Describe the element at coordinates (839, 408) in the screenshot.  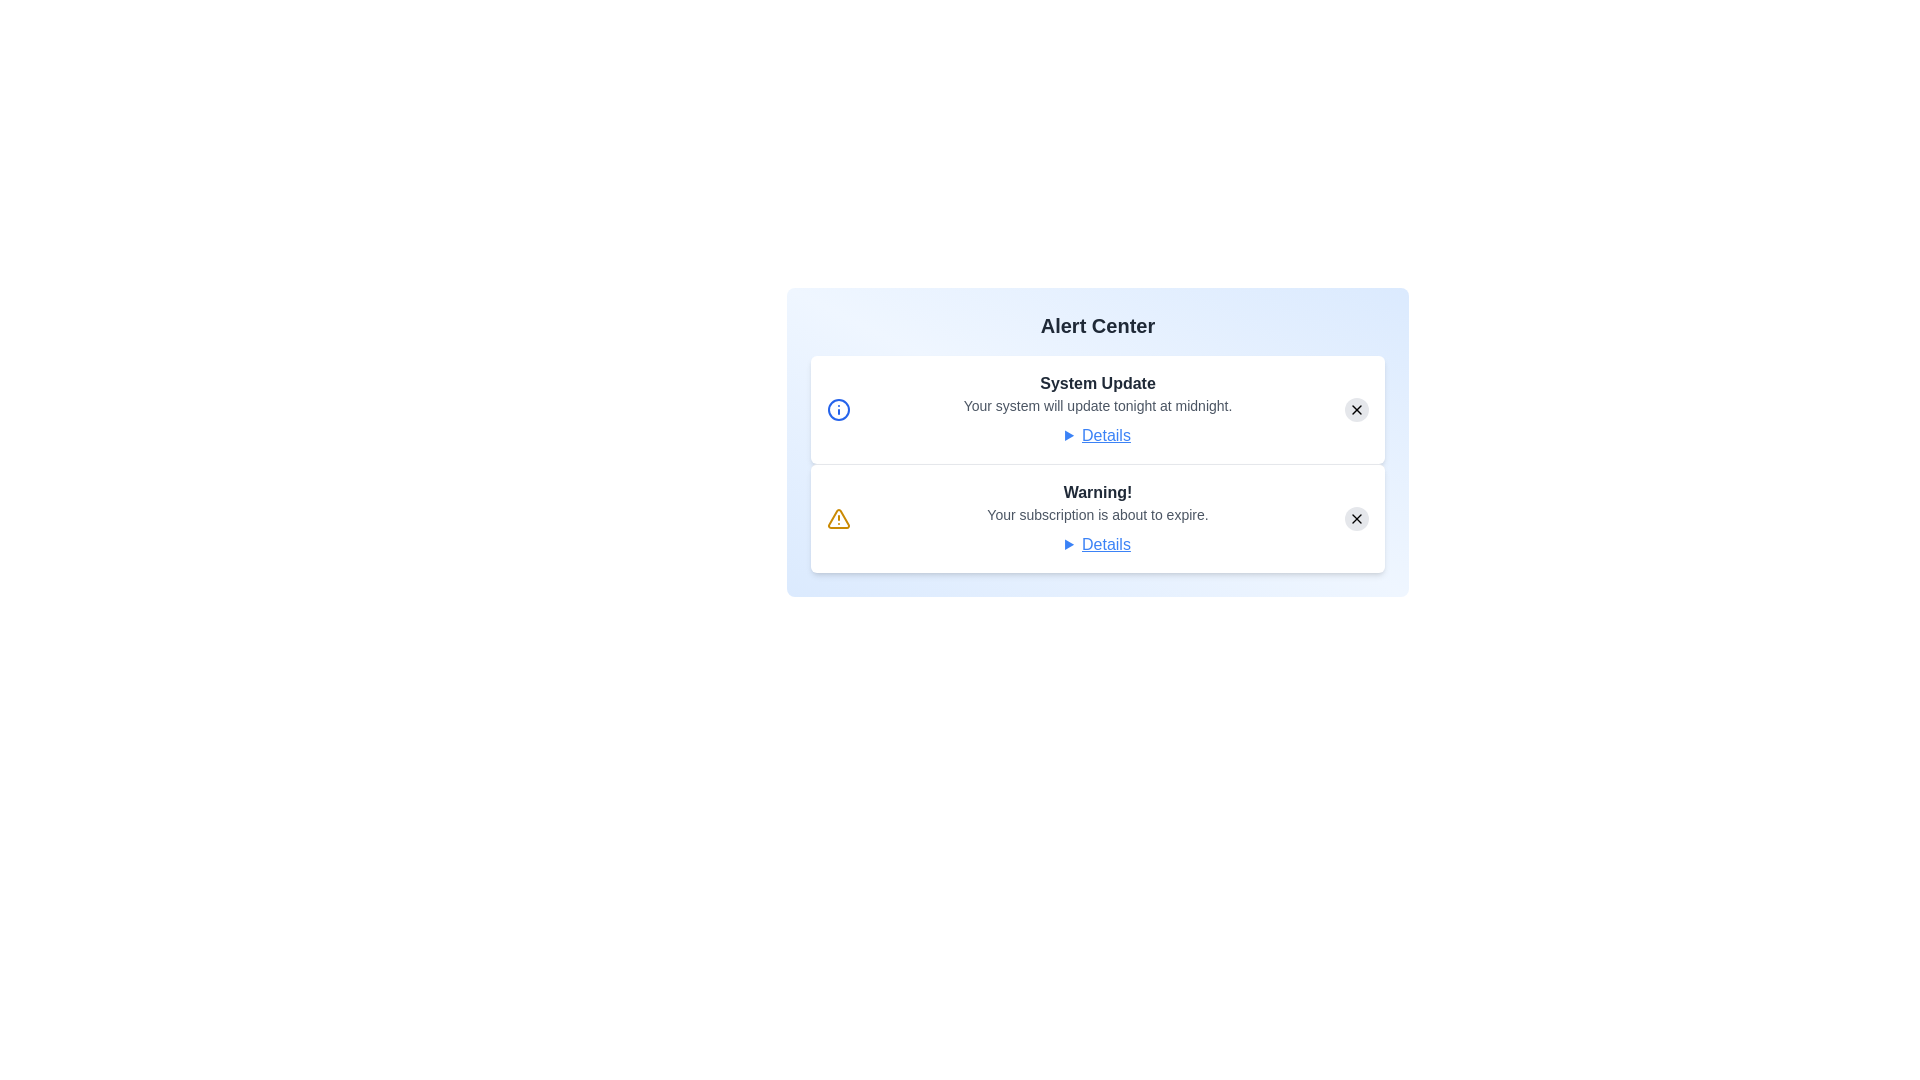
I see `the alert icon to trigger its visual feedback` at that location.